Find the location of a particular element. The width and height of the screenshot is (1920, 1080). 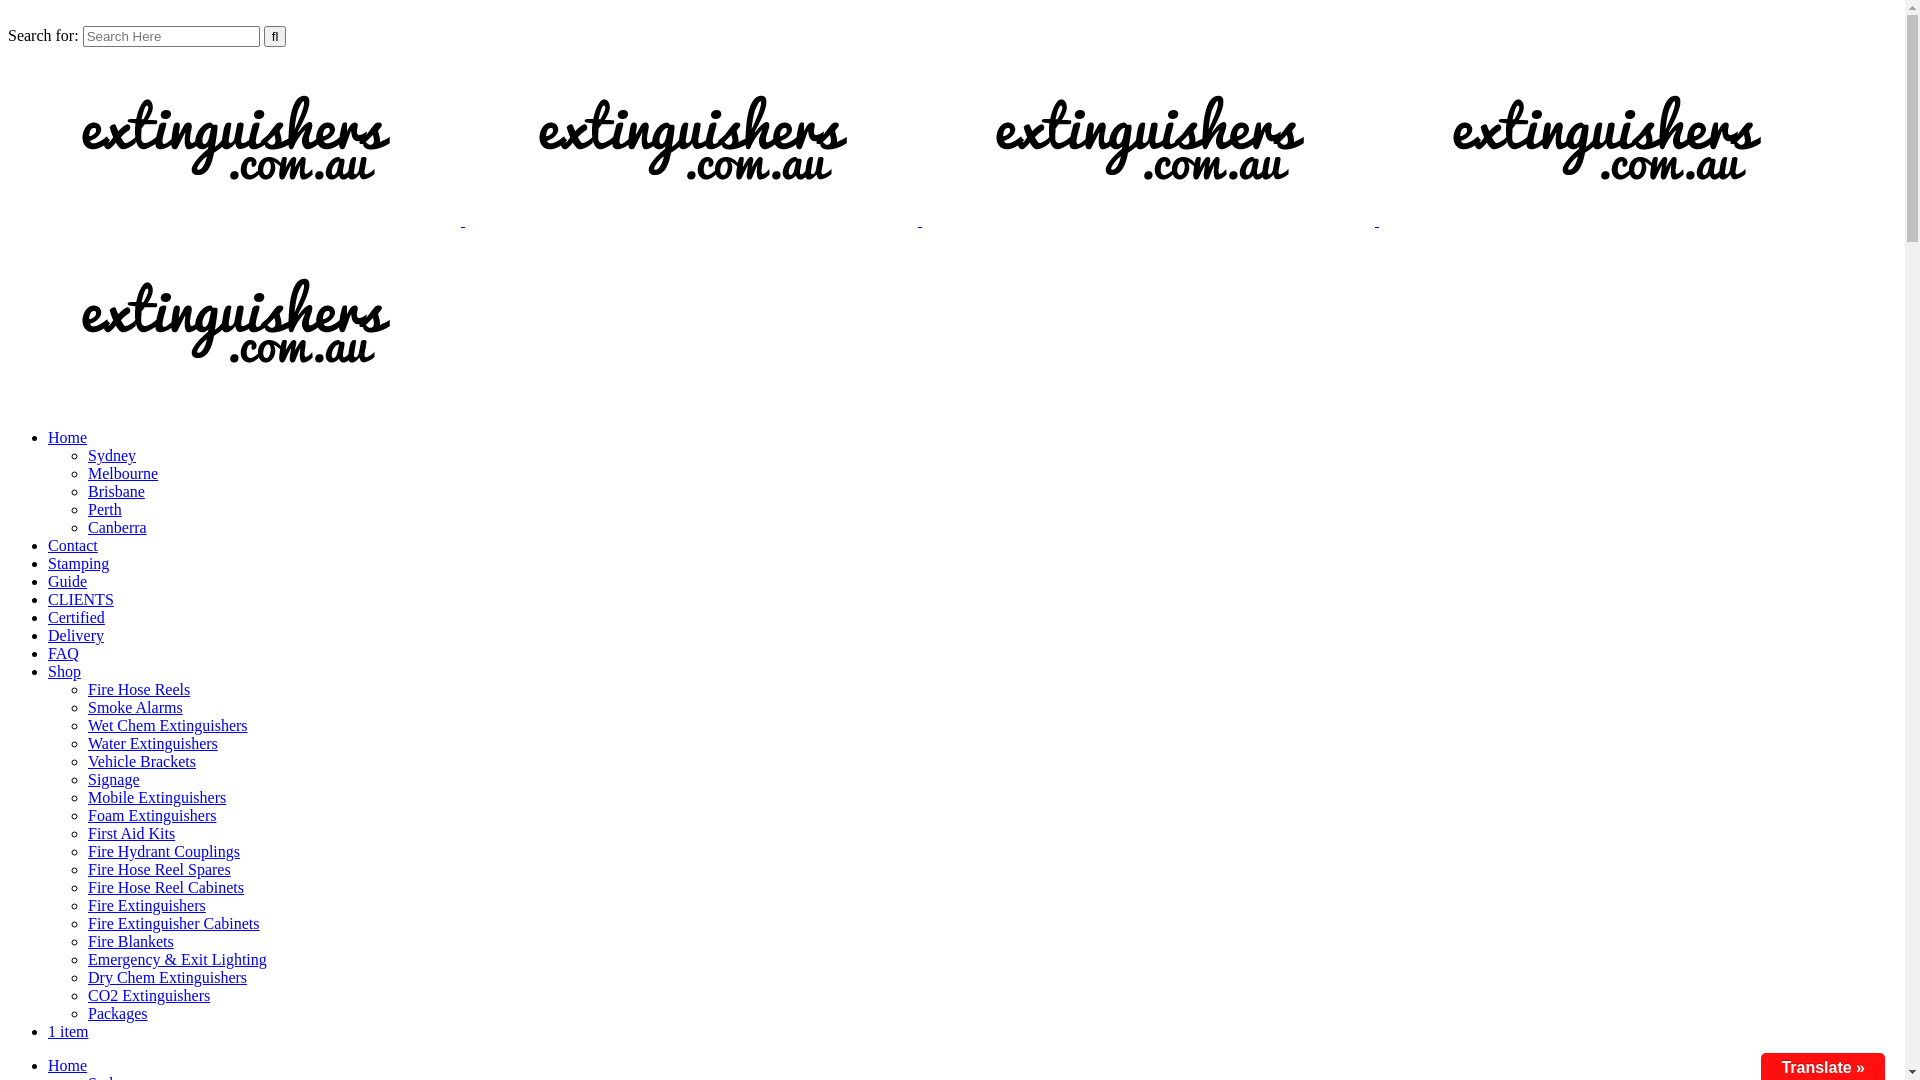

'Emergency & Exit Lighting' is located at coordinates (177, 958).